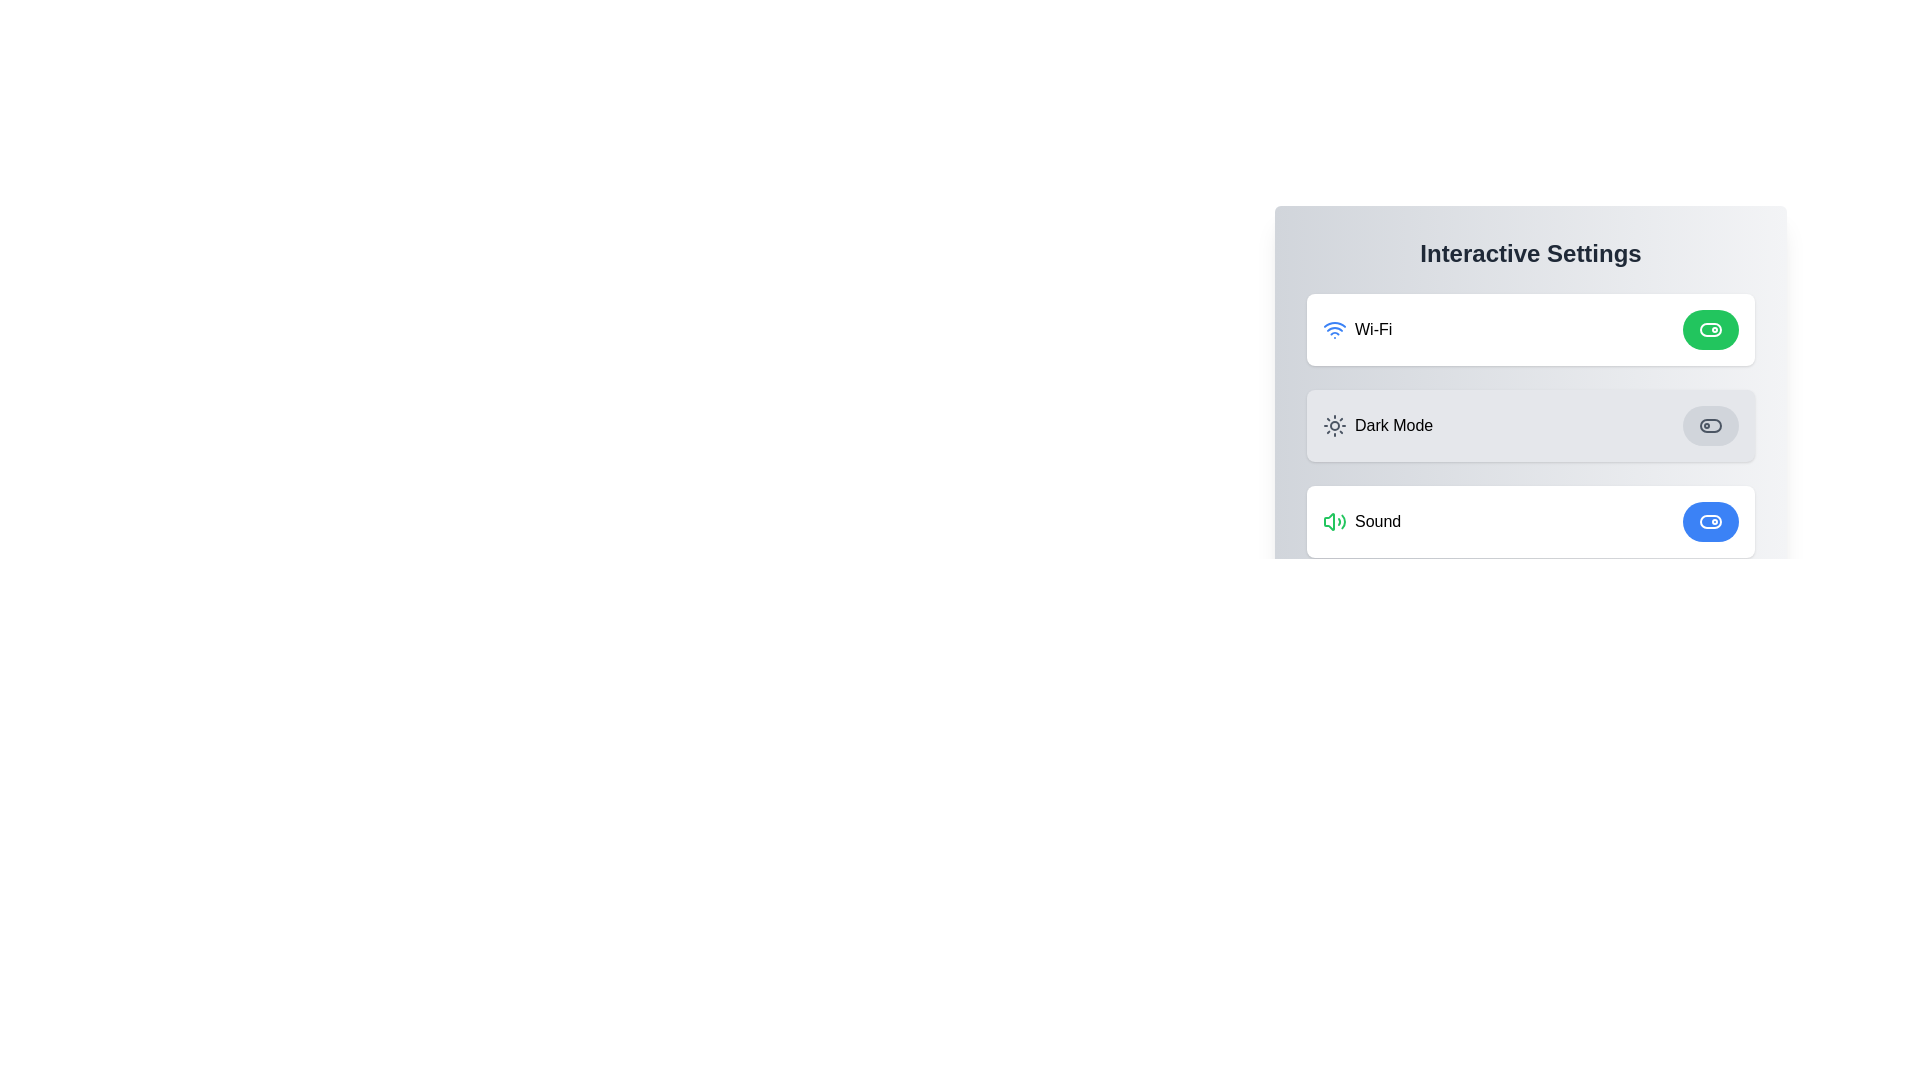 The width and height of the screenshot is (1920, 1080). Describe the element at coordinates (1709, 424) in the screenshot. I see `the toggle switch in the 'Dark Mode' section of the 'Interactive Settings' interface to change its state` at that location.